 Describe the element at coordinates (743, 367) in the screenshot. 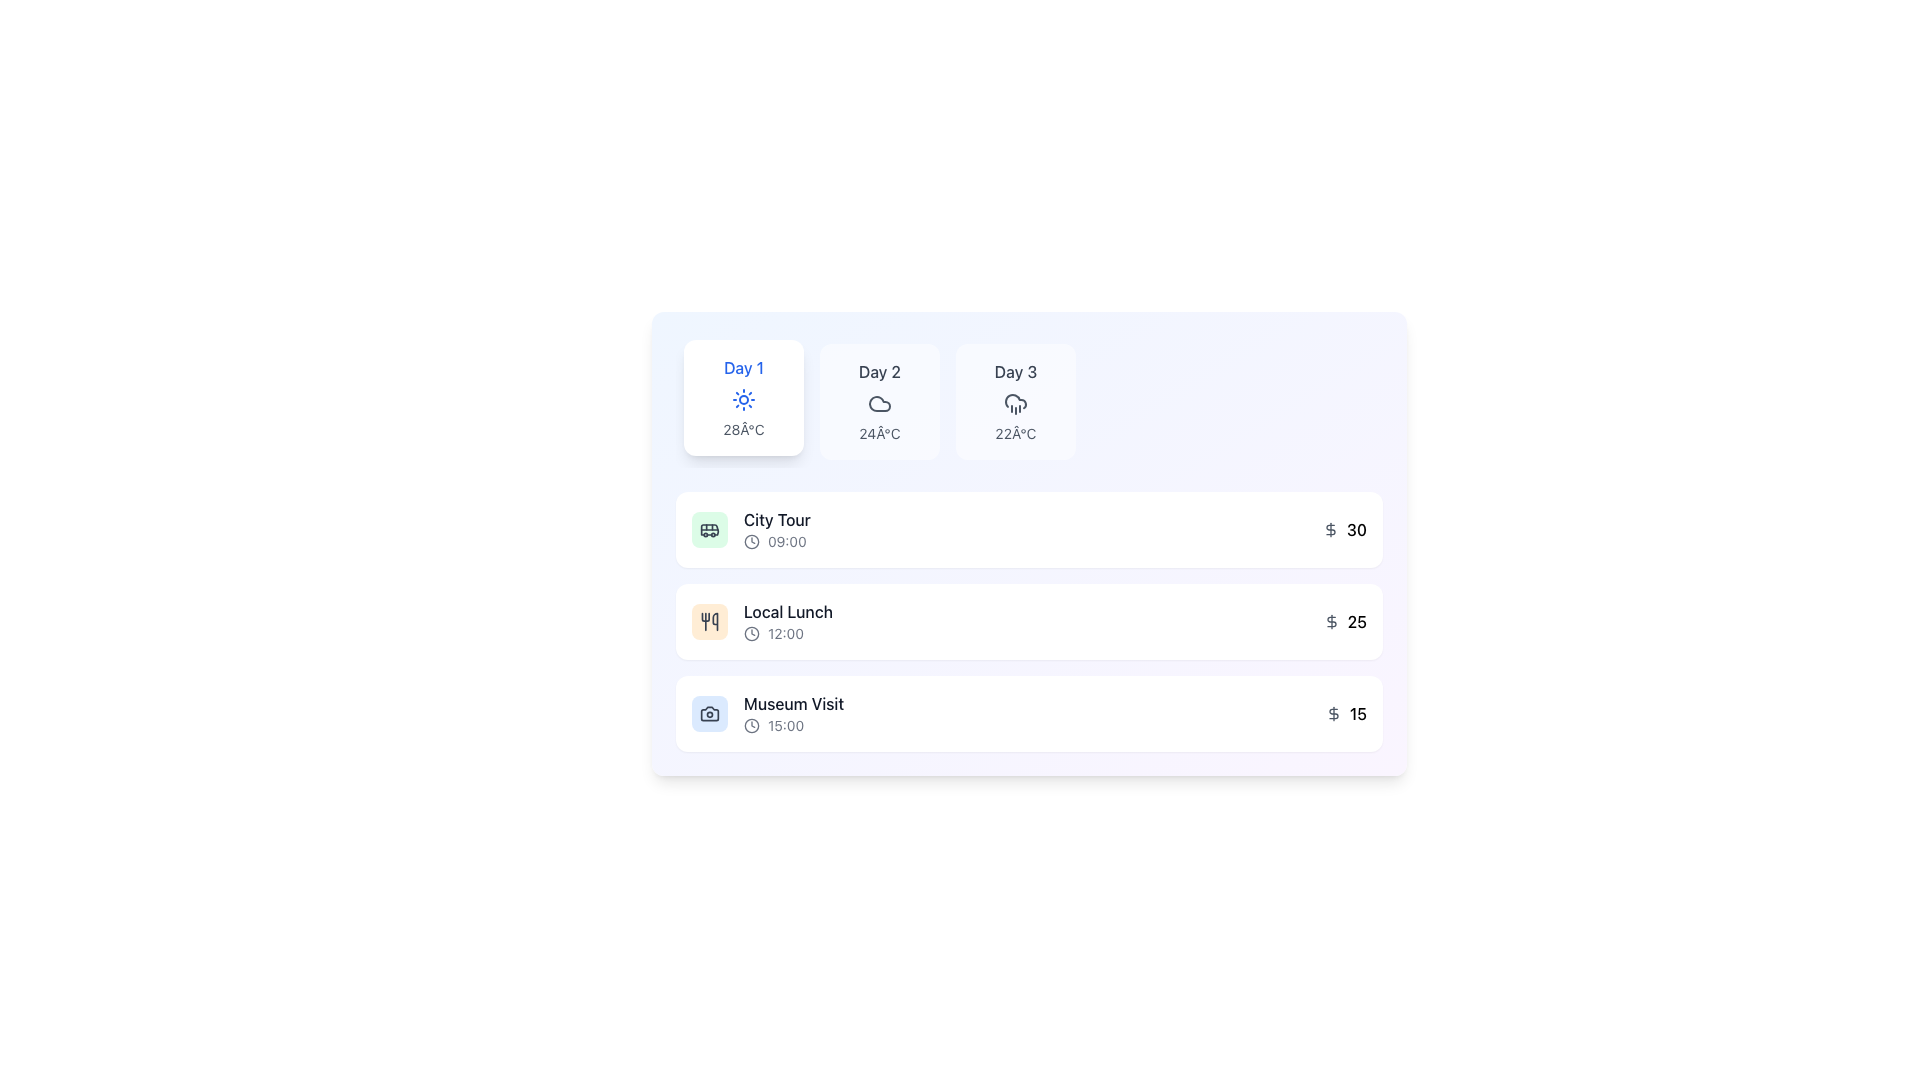

I see `the text label indicating the day number, which is positioned at the top of the first card in a horizontal row of three cards, above the weather icon and temperature indicator` at that location.